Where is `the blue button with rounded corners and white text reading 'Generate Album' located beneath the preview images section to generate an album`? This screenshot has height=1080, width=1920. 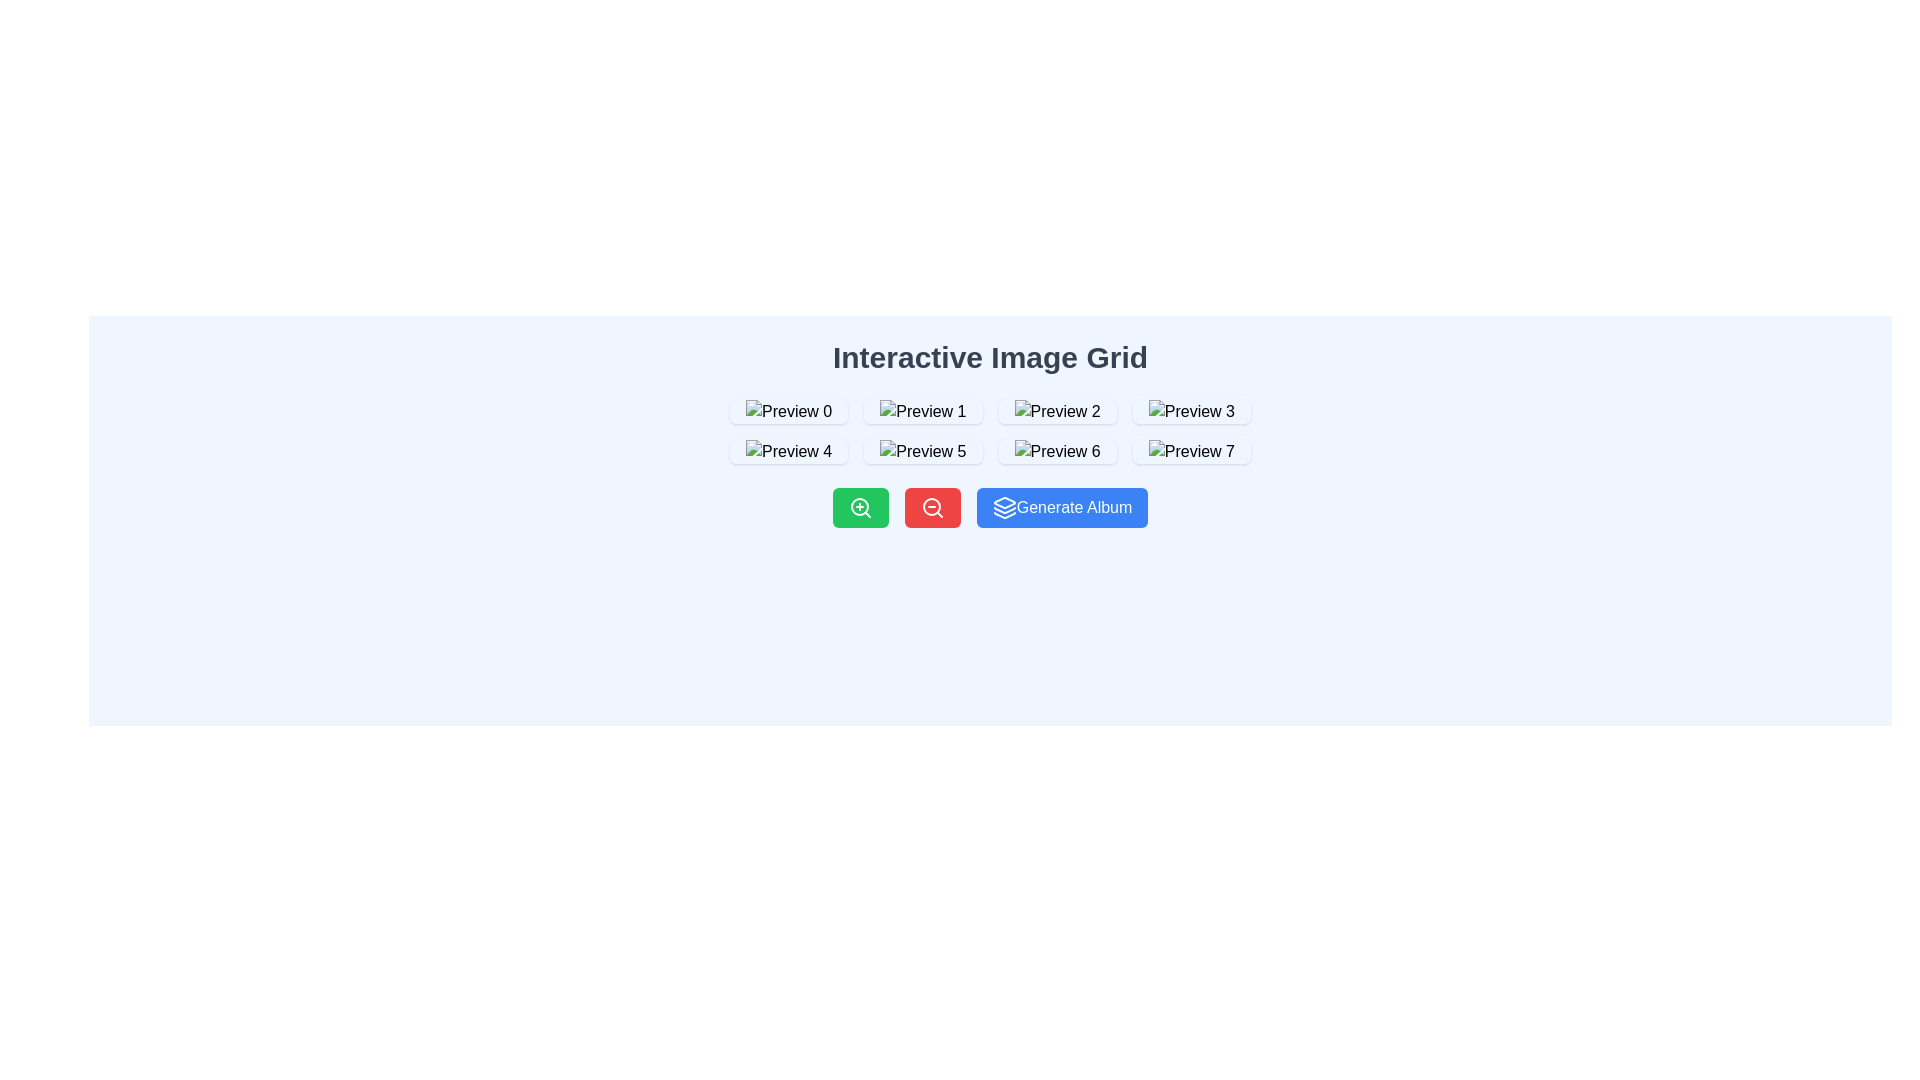 the blue button with rounded corners and white text reading 'Generate Album' located beneath the preview images section to generate an album is located at coordinates (1061, 507).